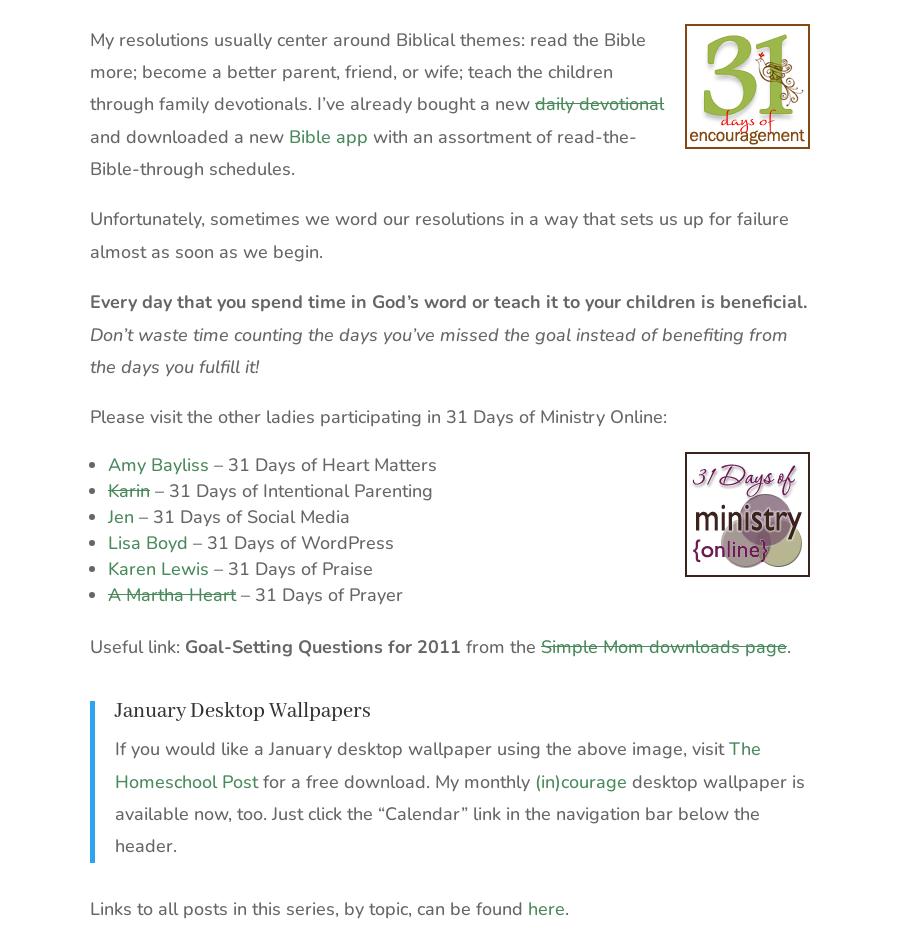  I want to click on 'Please visit the other ladies participating in 31 Days of Ministry Online:', so click(378, 415).